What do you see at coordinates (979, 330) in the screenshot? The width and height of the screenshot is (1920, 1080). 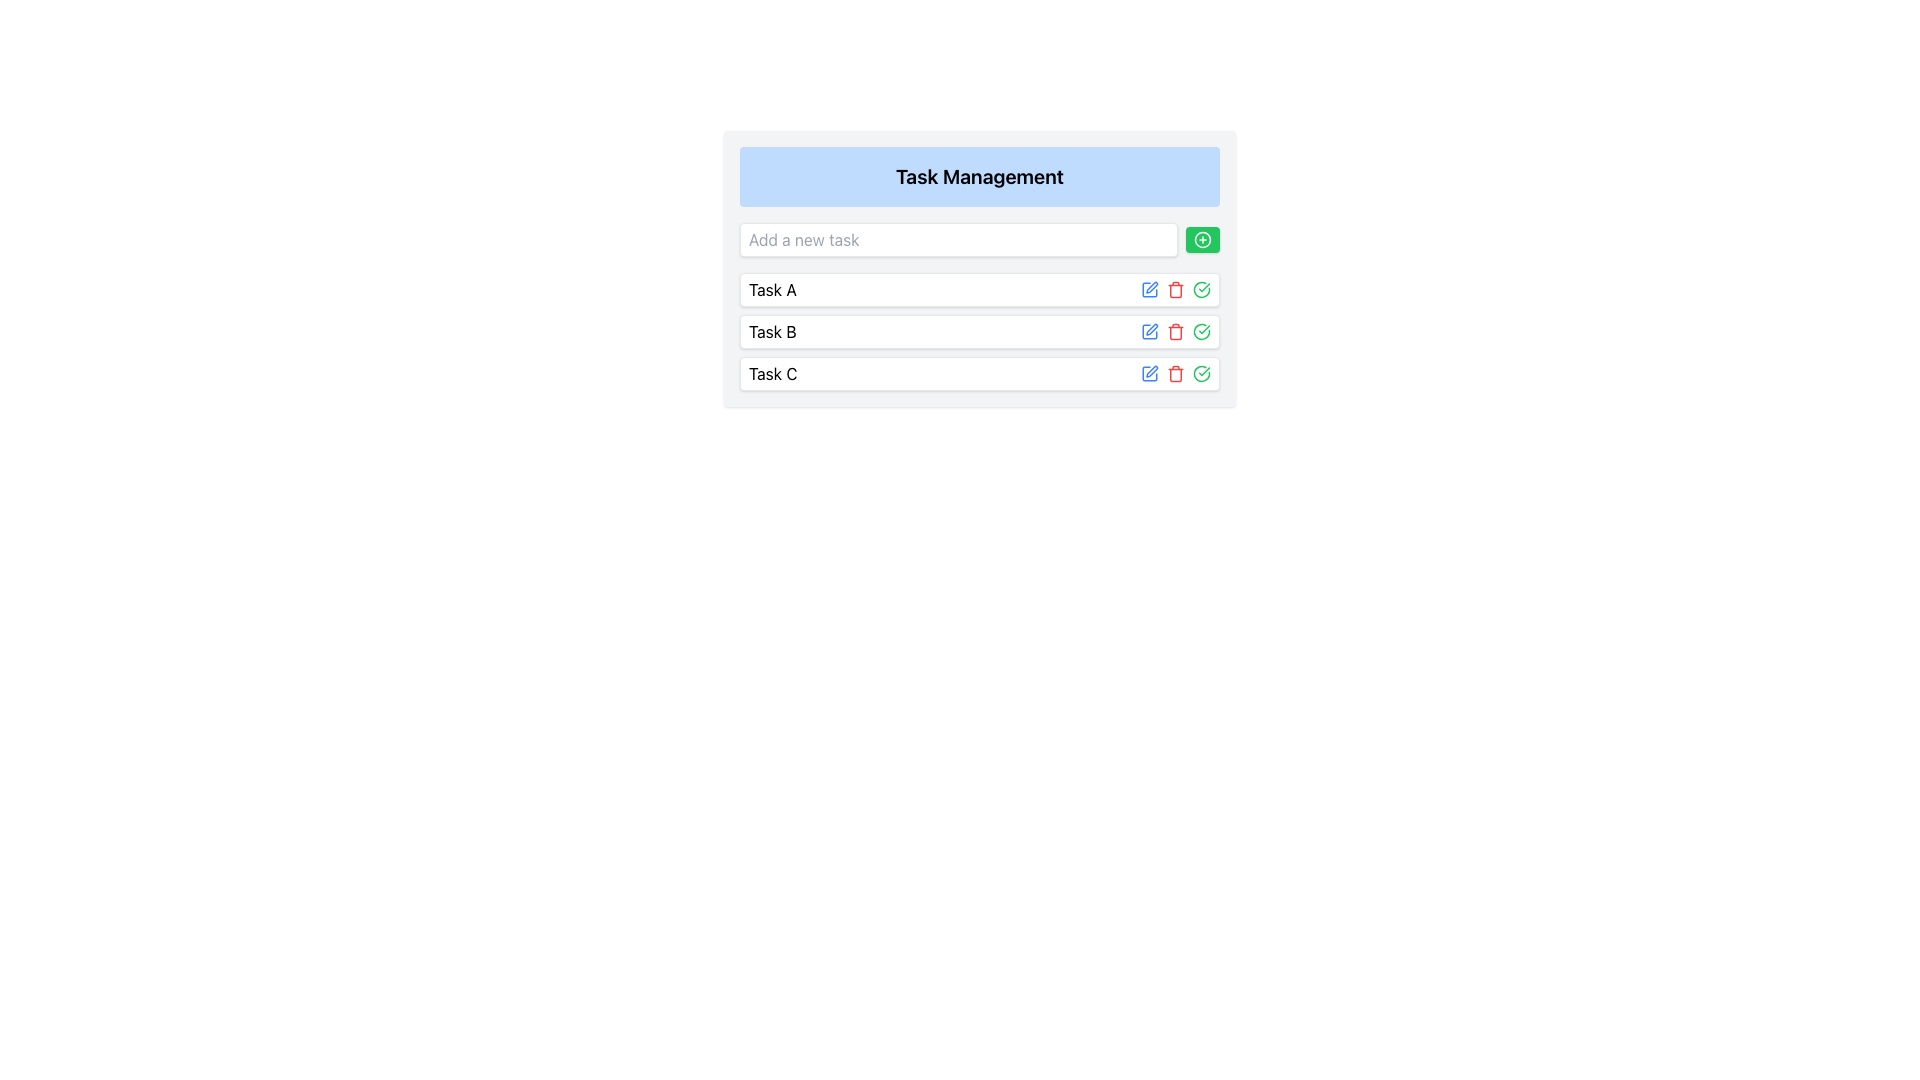 I see `the second list item representing 'Task B' in the Task Management section to interact with its associated controls` at bounding box center [979, 330].